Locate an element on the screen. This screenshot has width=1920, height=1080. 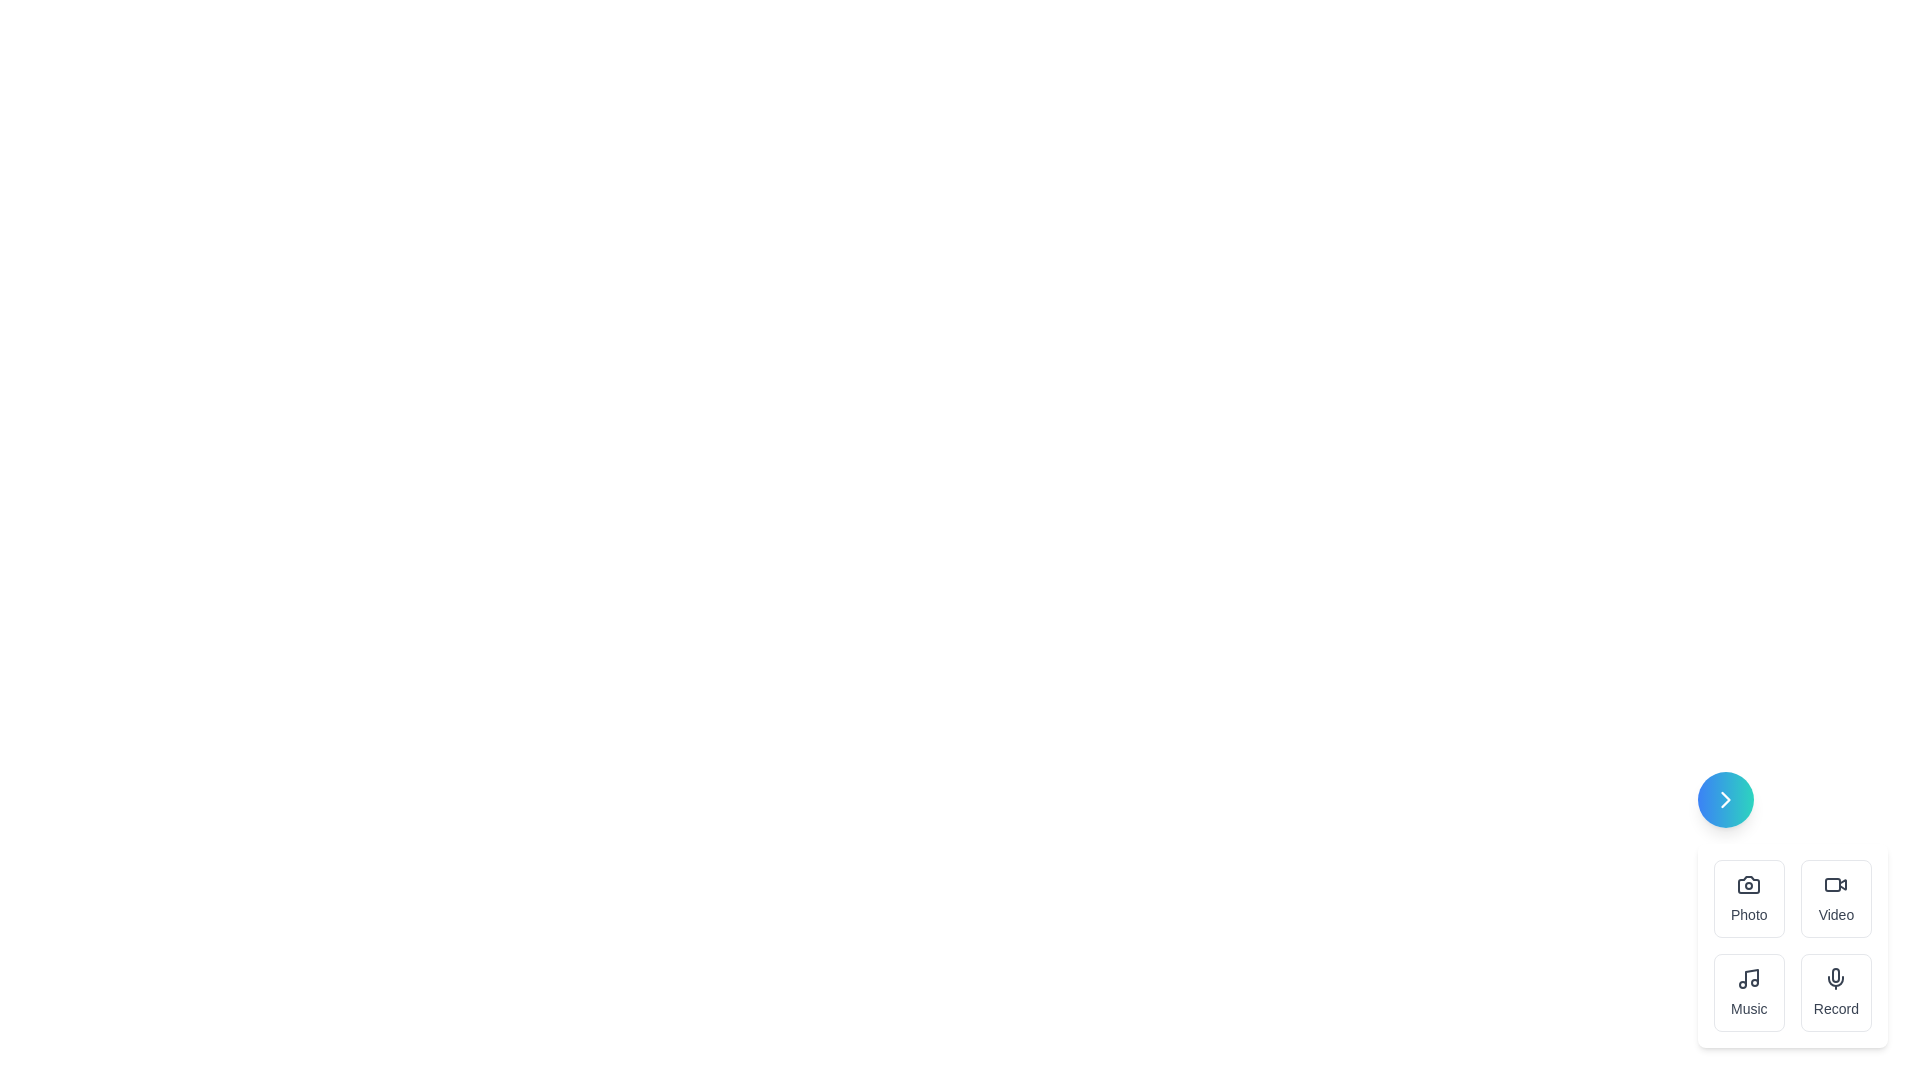
the Photo button in the speed dial menu is located at coordinates (1747, 897).